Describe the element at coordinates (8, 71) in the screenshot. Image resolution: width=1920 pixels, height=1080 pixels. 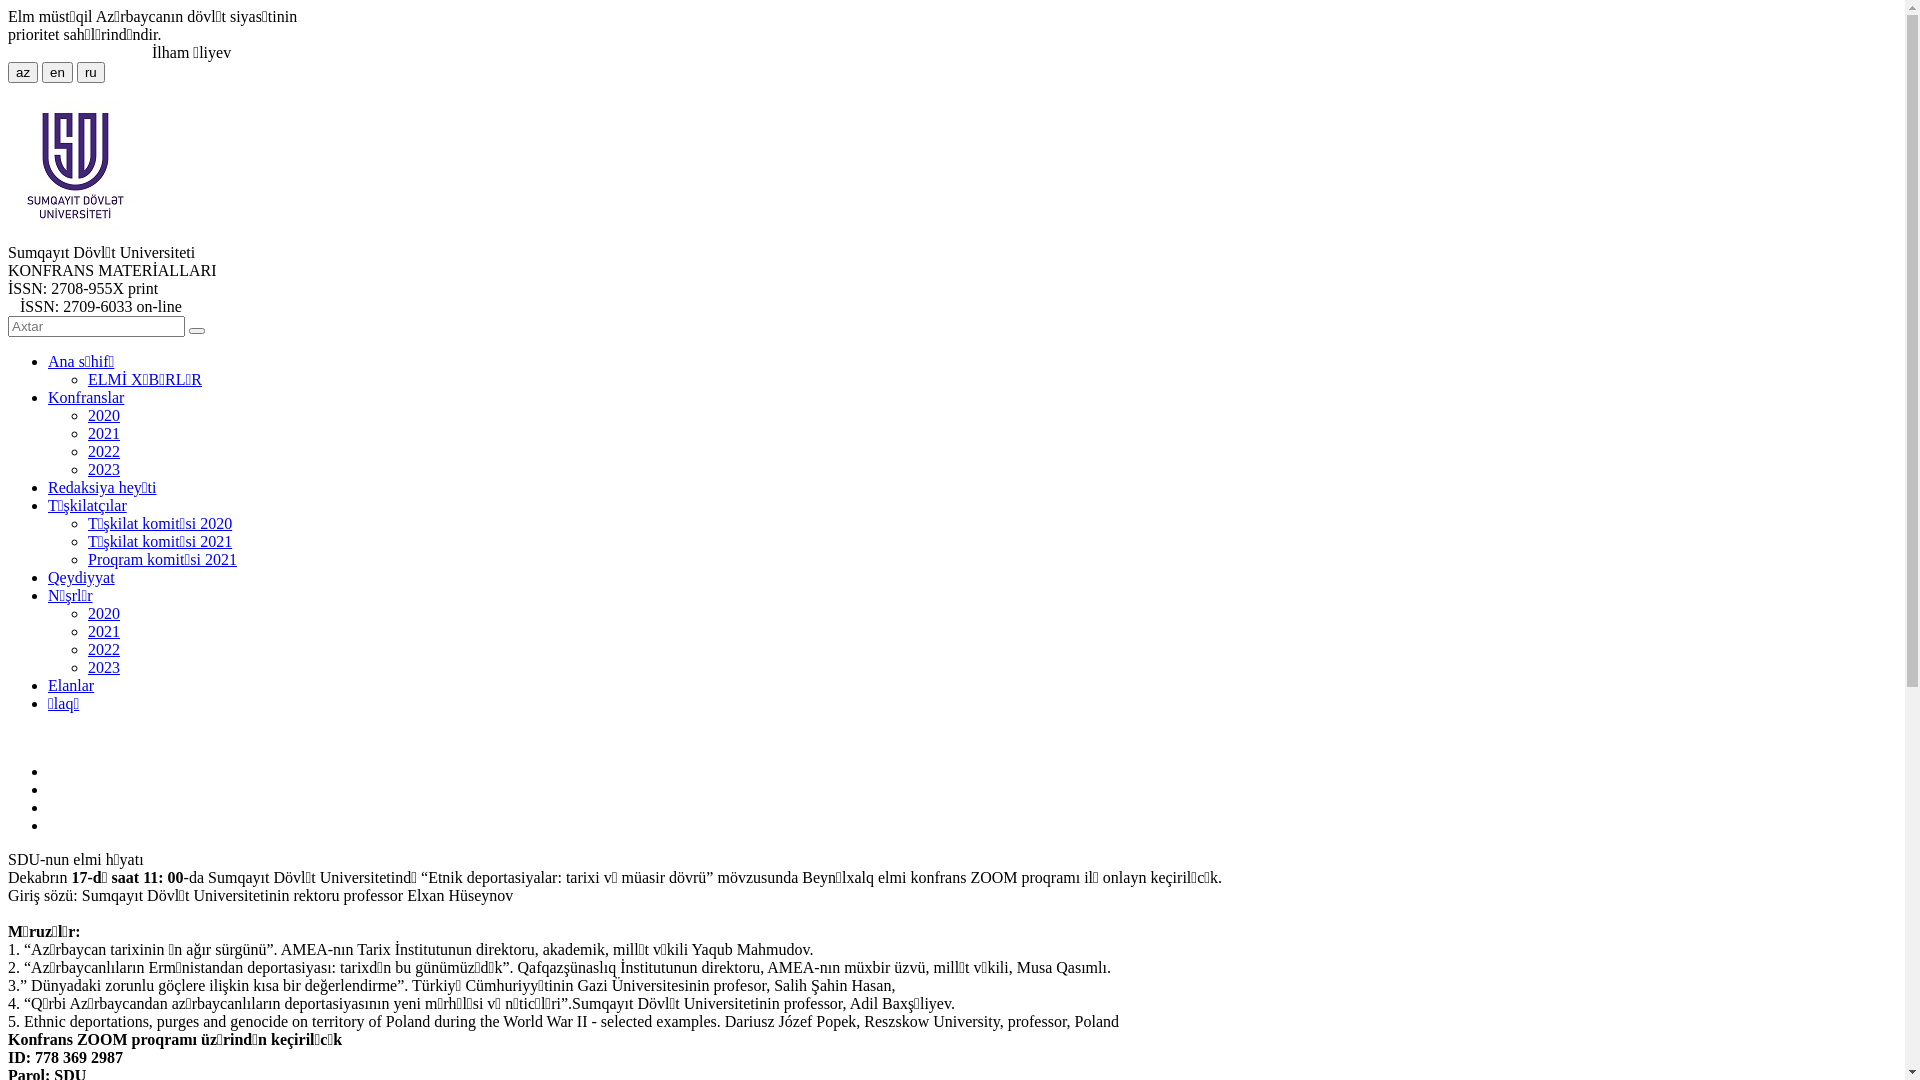
I see `'az'` at that location.